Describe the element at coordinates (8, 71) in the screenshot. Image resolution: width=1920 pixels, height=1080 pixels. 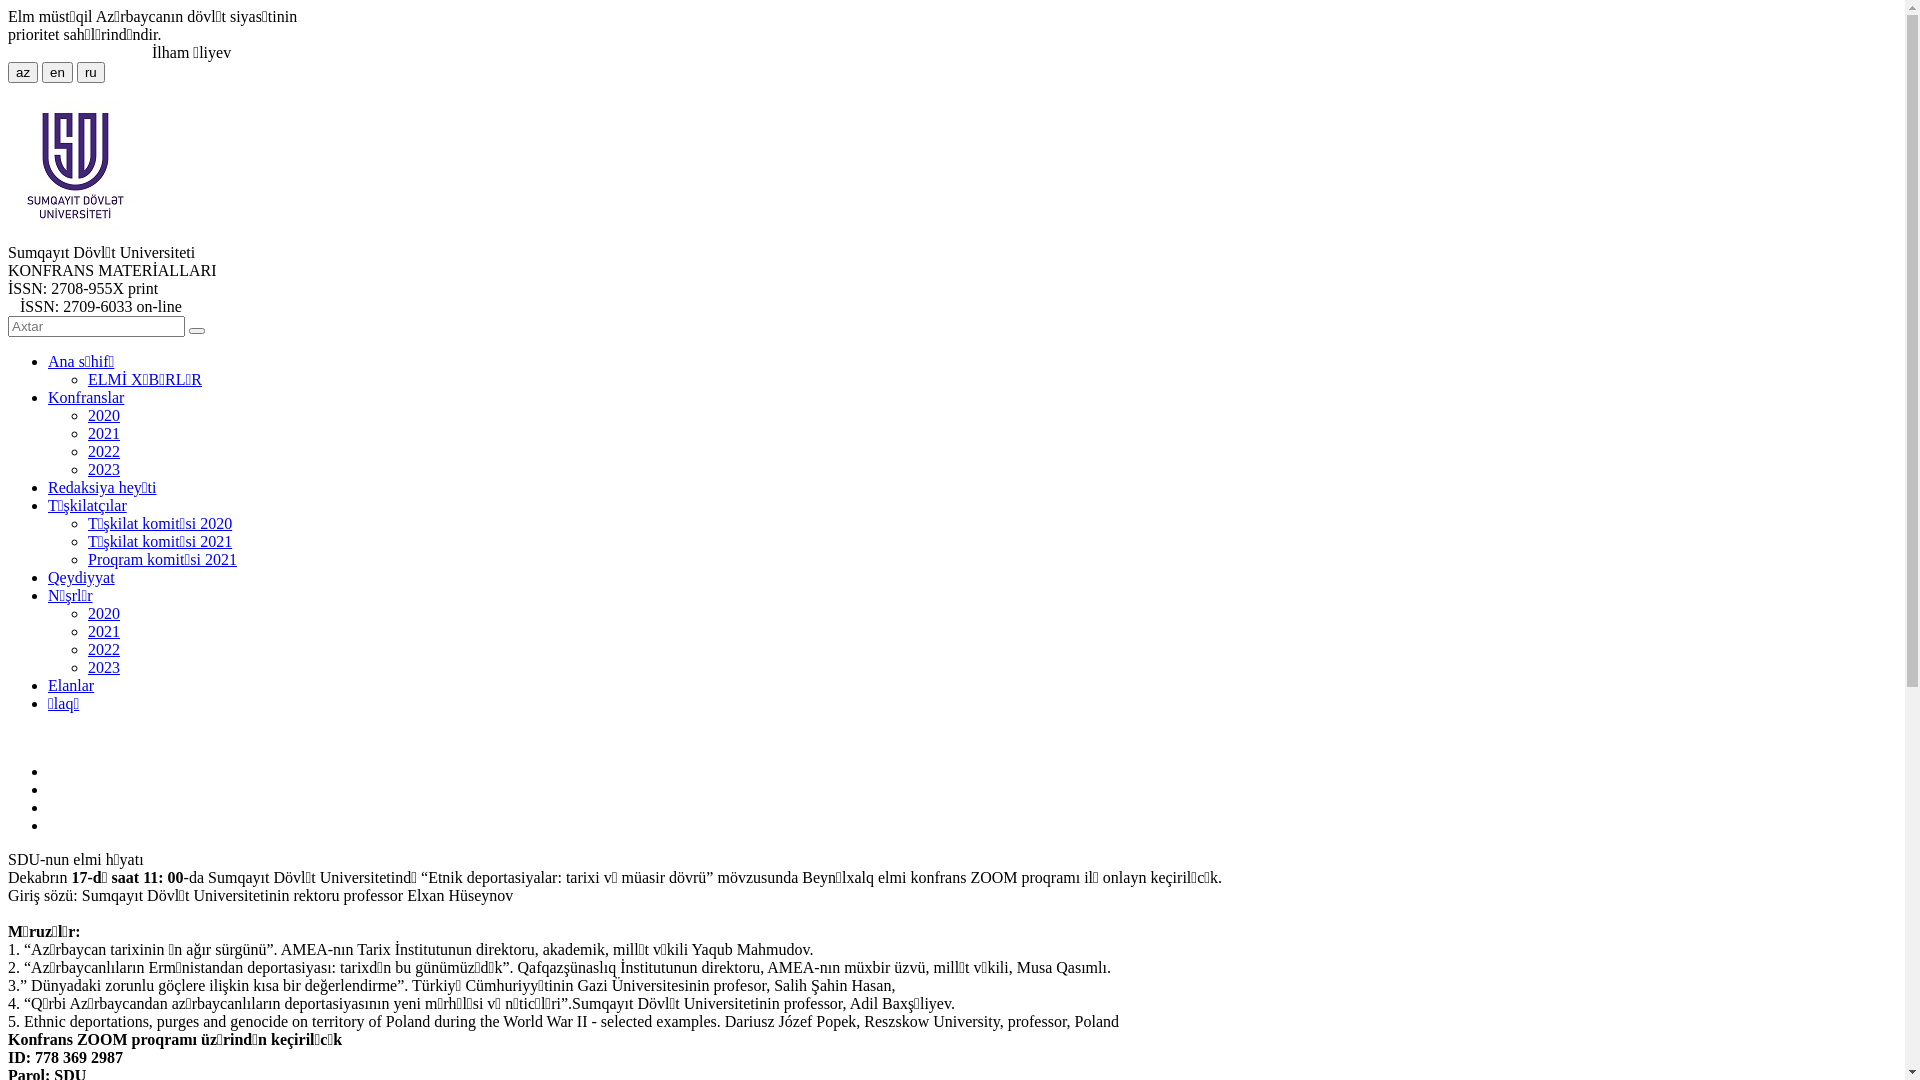
I see `'az'` at that location.